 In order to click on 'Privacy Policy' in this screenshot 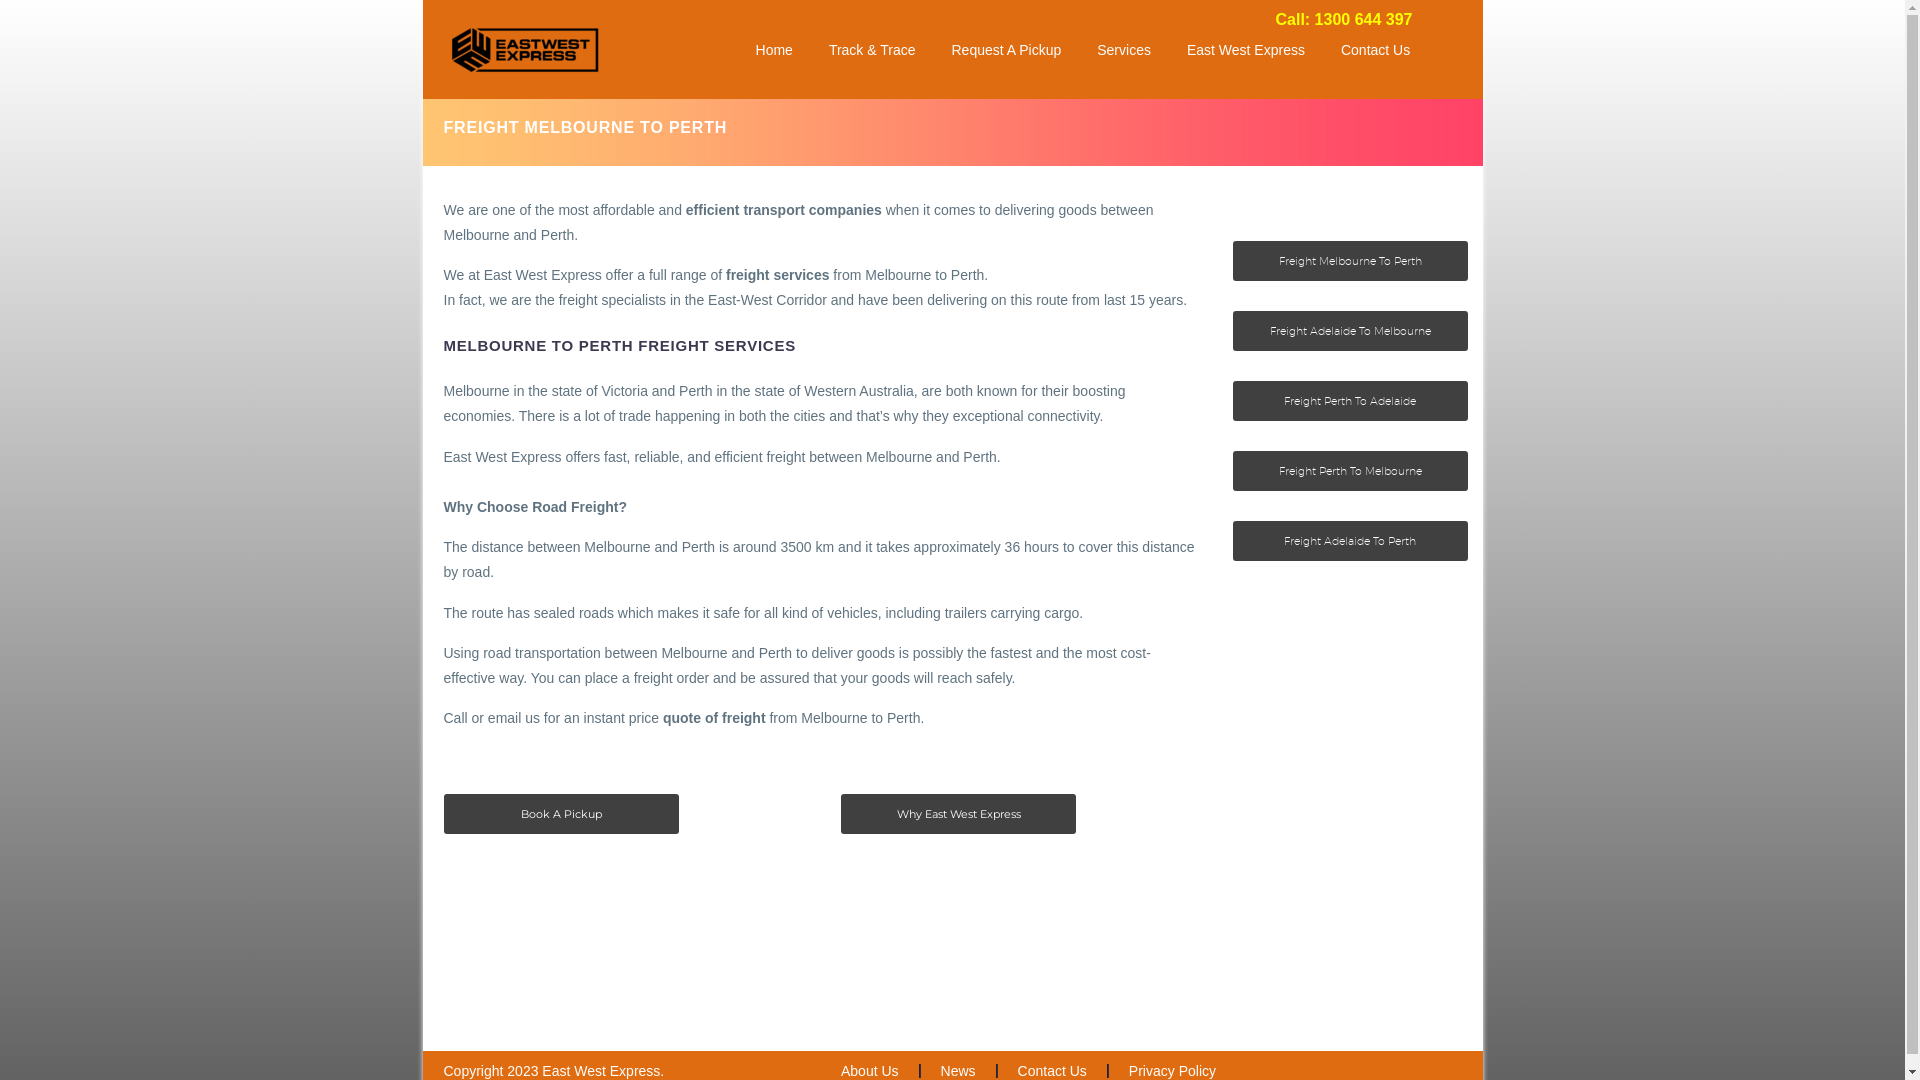, I will do `click(1172, 1070)`.